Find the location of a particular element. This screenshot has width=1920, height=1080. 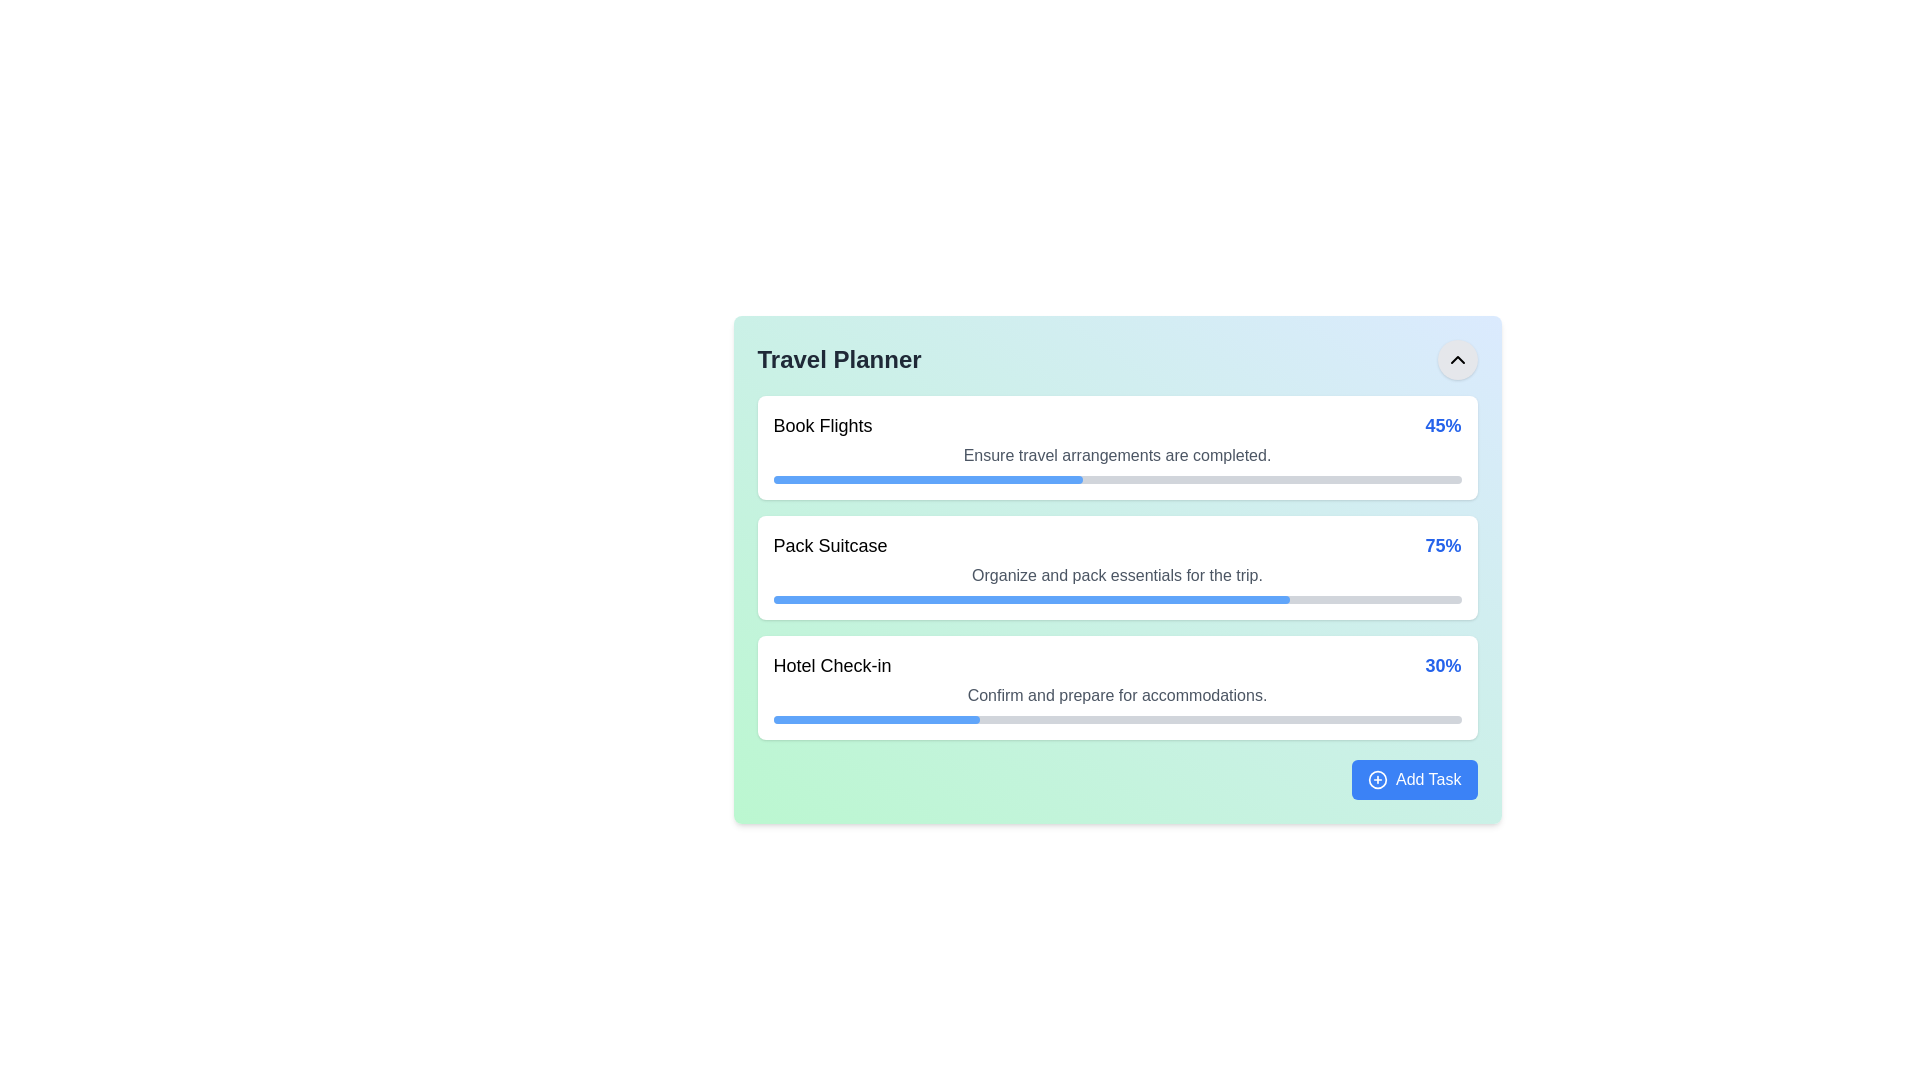

the circular button with a light gray background and black upward arrow located at the top-right corner of the 'Travel Planner' panel is located at coordinates (1457, 358).